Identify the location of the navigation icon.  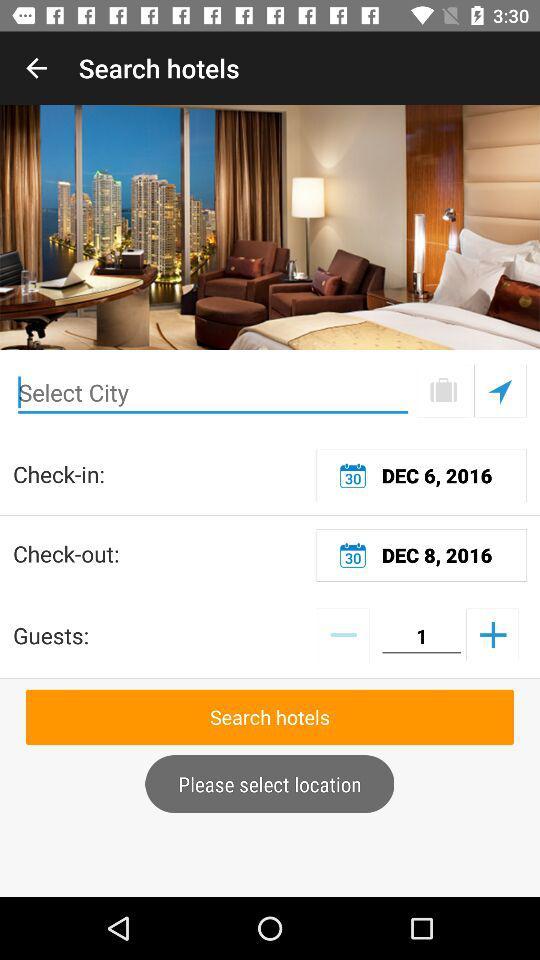
(499, 390).